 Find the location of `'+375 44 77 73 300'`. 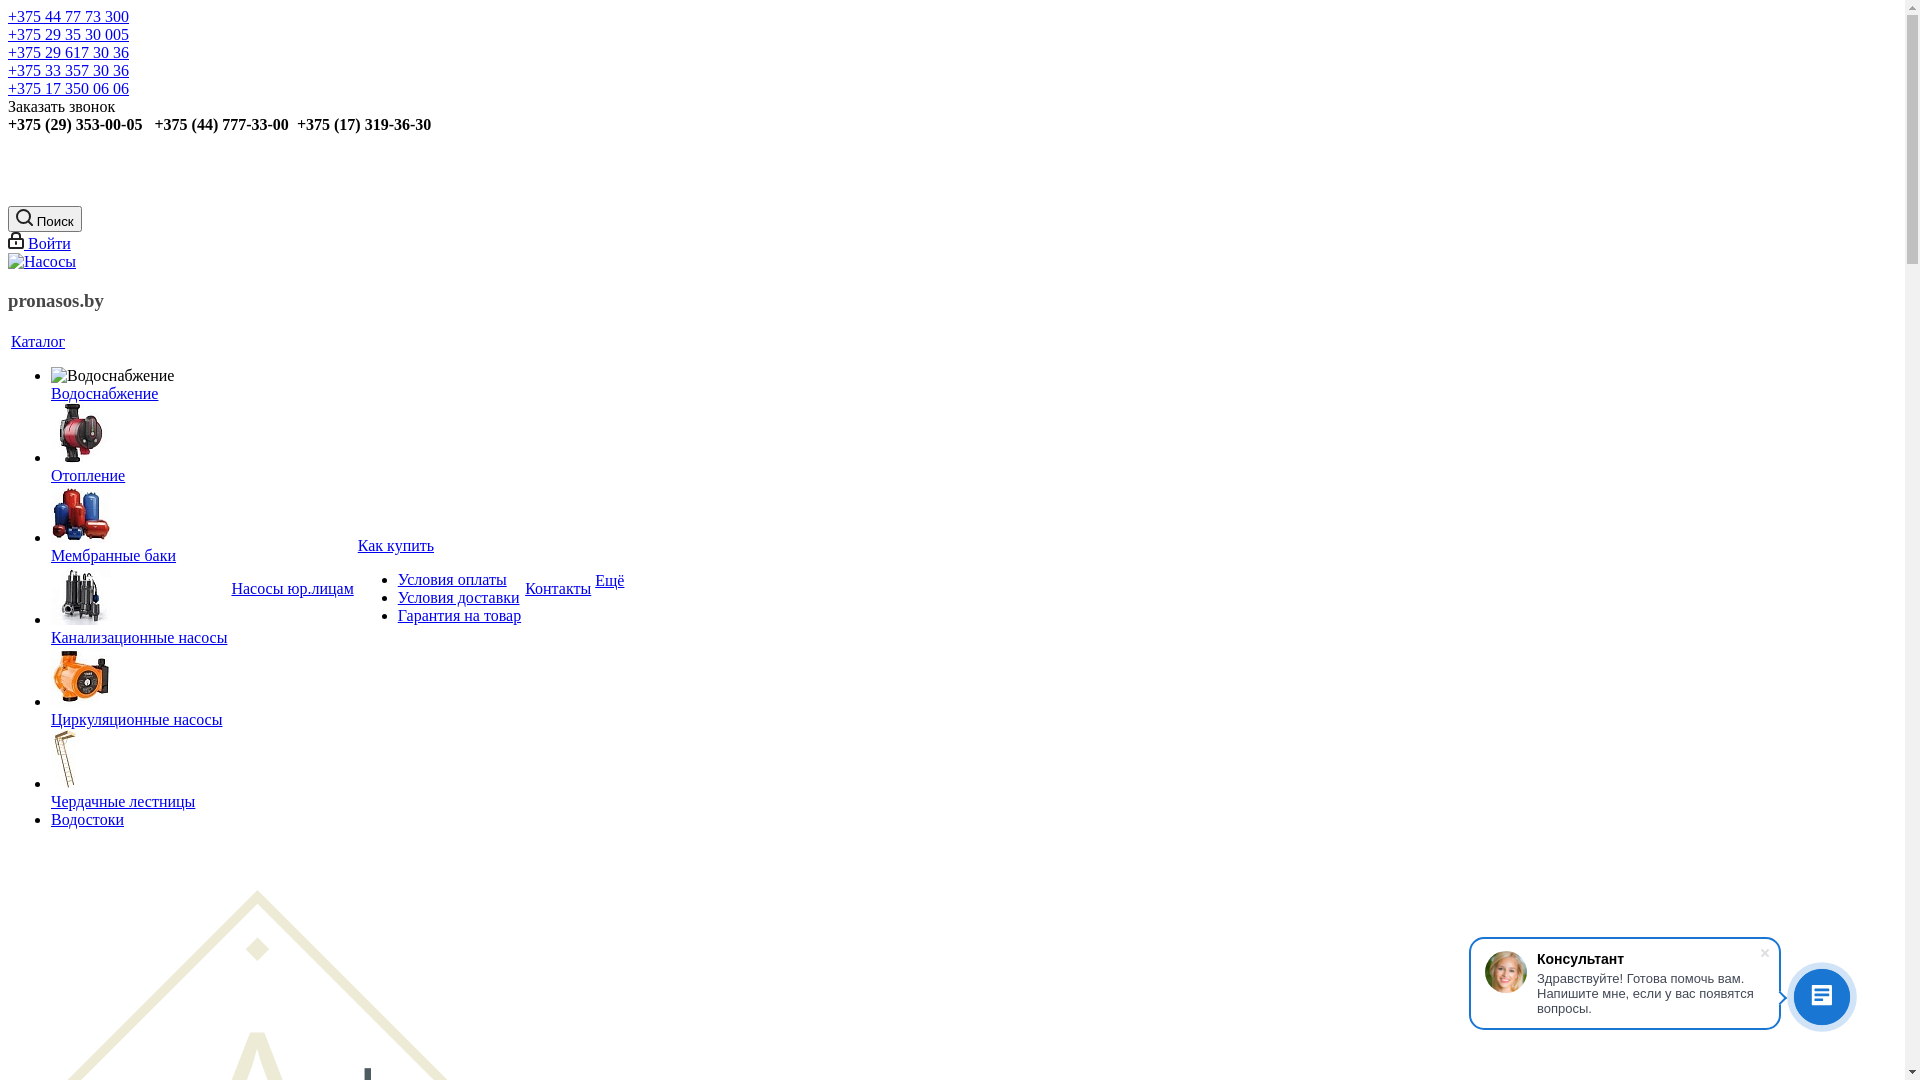

'+375 44 77 73 300' is located at coordinates (68, 16).